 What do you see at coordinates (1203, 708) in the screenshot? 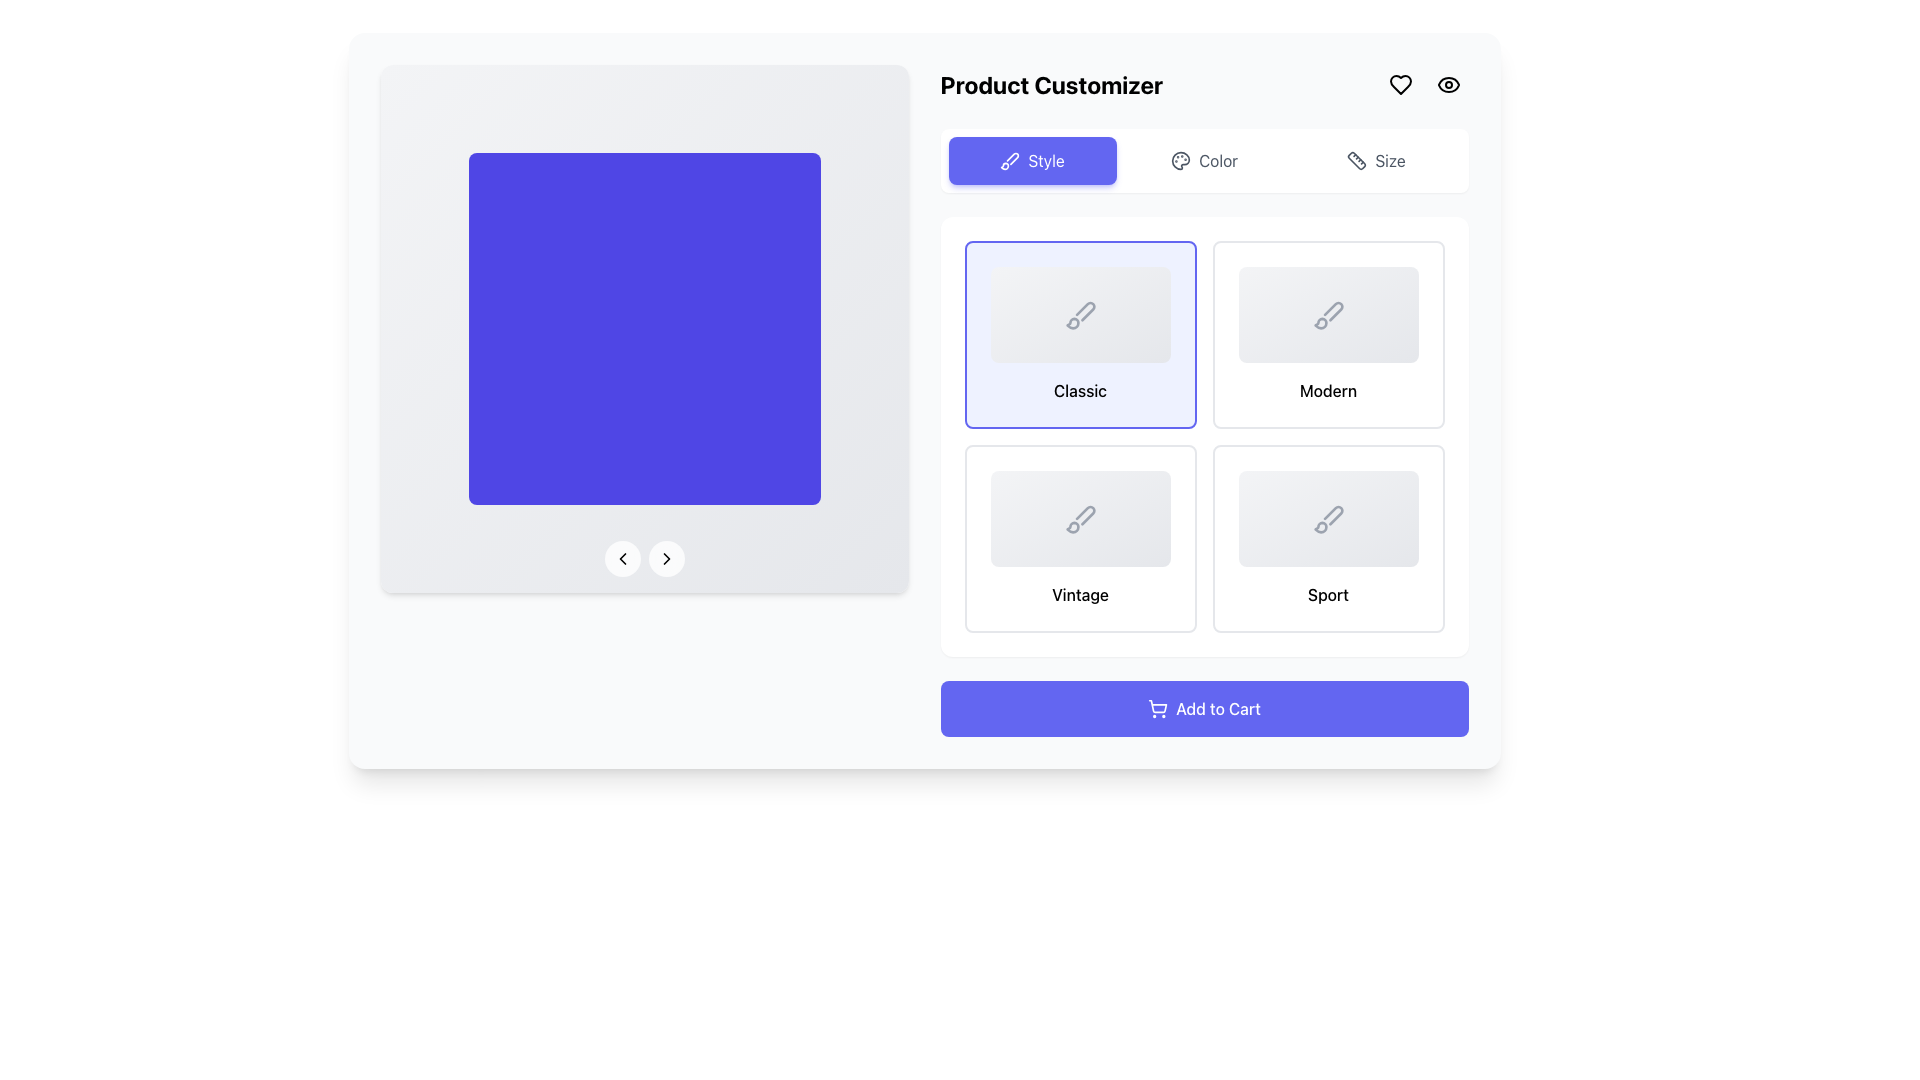
I see `the 'Add to Cart' button, which is a rectangular button with rounded corners, a vivid indigo background, and white centered text, located at the bottom of the customization section` at bounding box center [1203, 708].